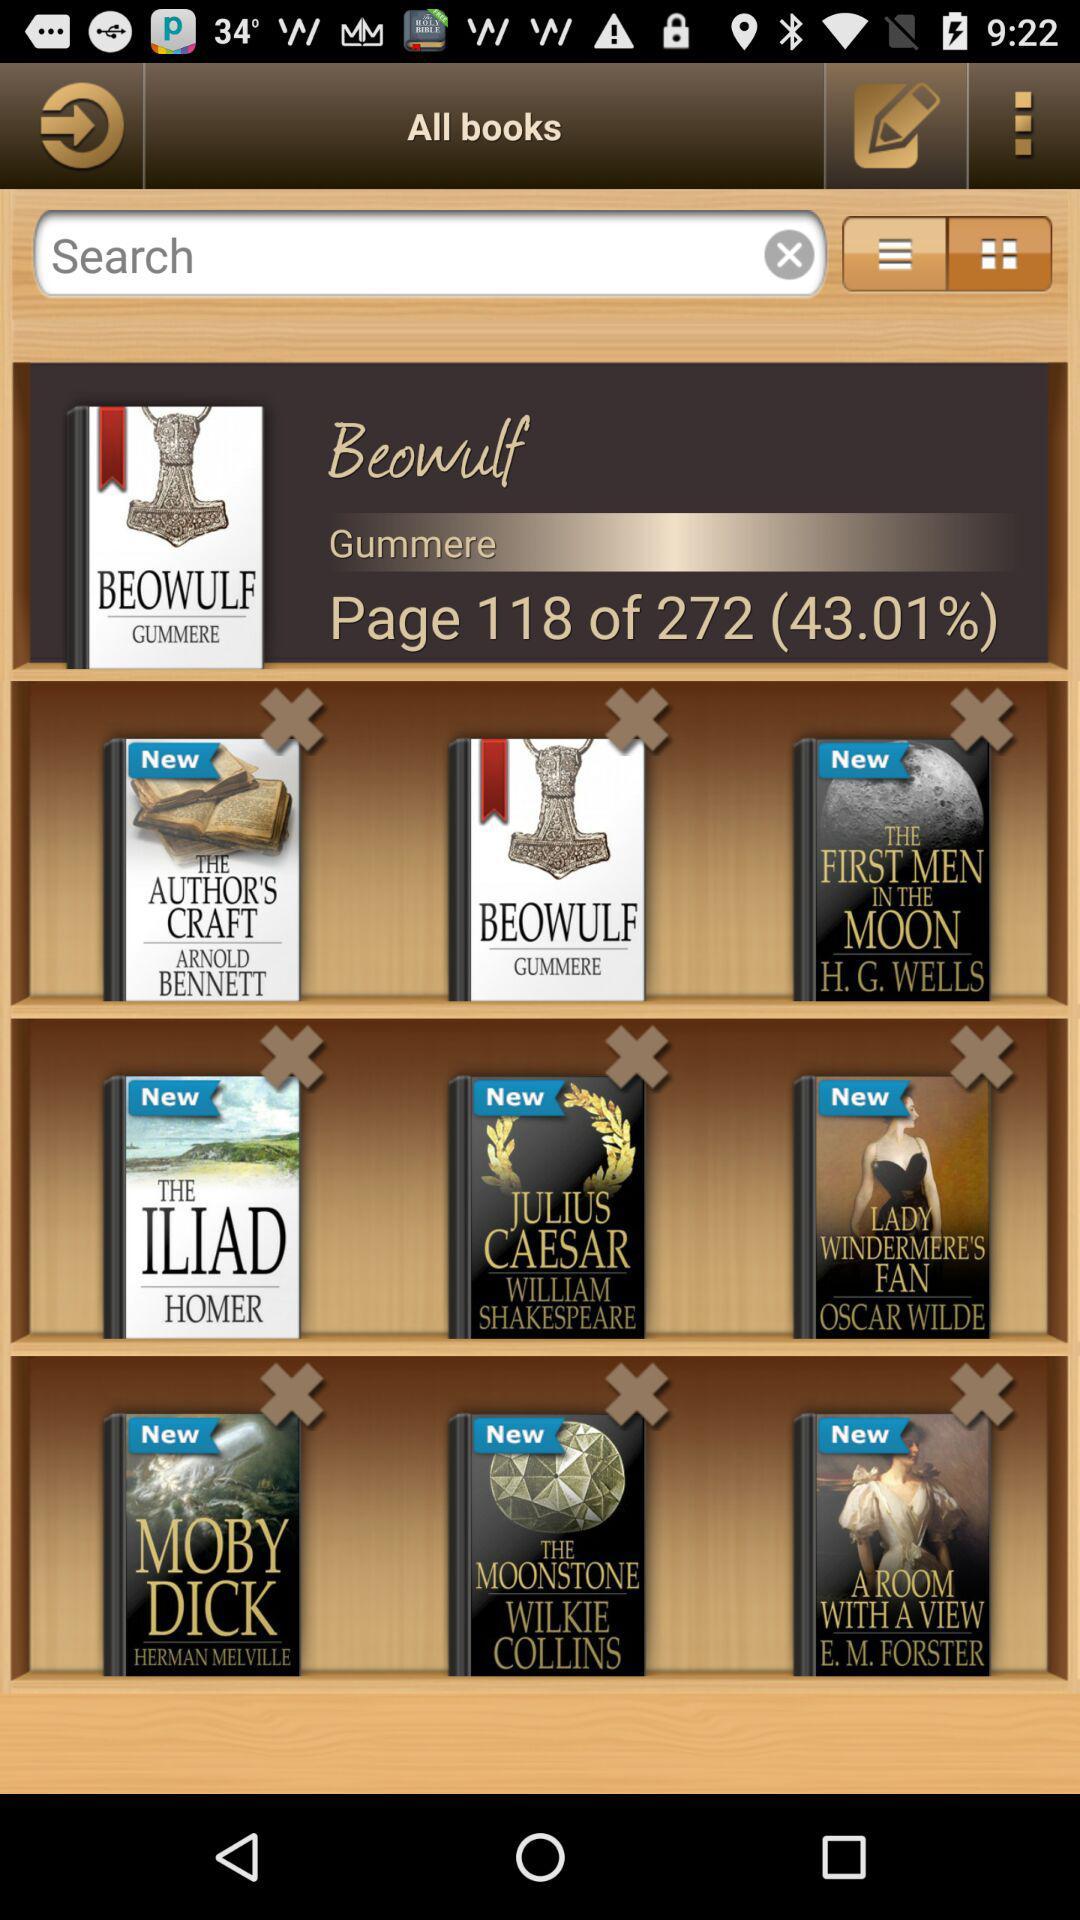 The width and height of the screenshot is (1080, 1920). Describe the element at coordinates (896, 133) in the screenshot. I see `the edit icon` at that location.